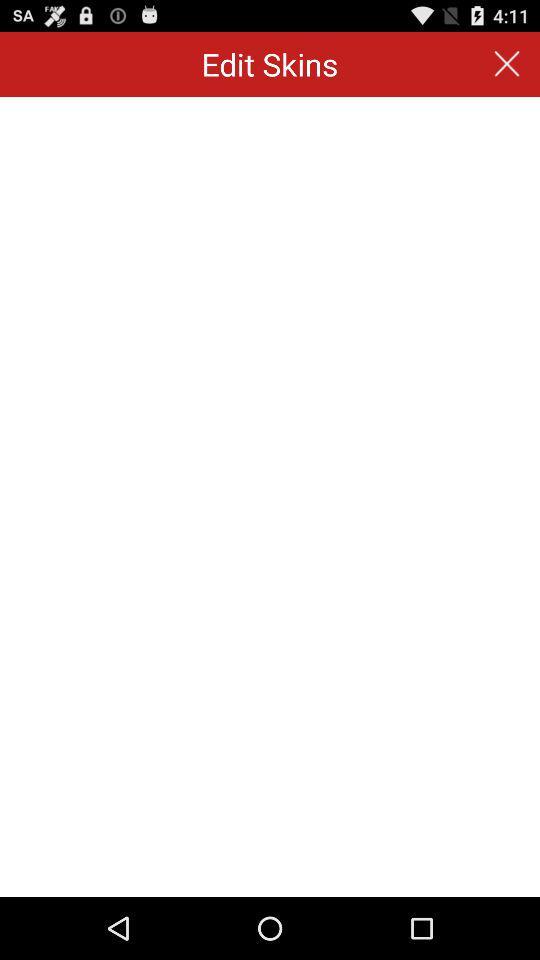 This screenshot has width=540, height=960. Describe the element at coordinates (507, 64) in the screenshot. I see `button at the top right corner` at that location.